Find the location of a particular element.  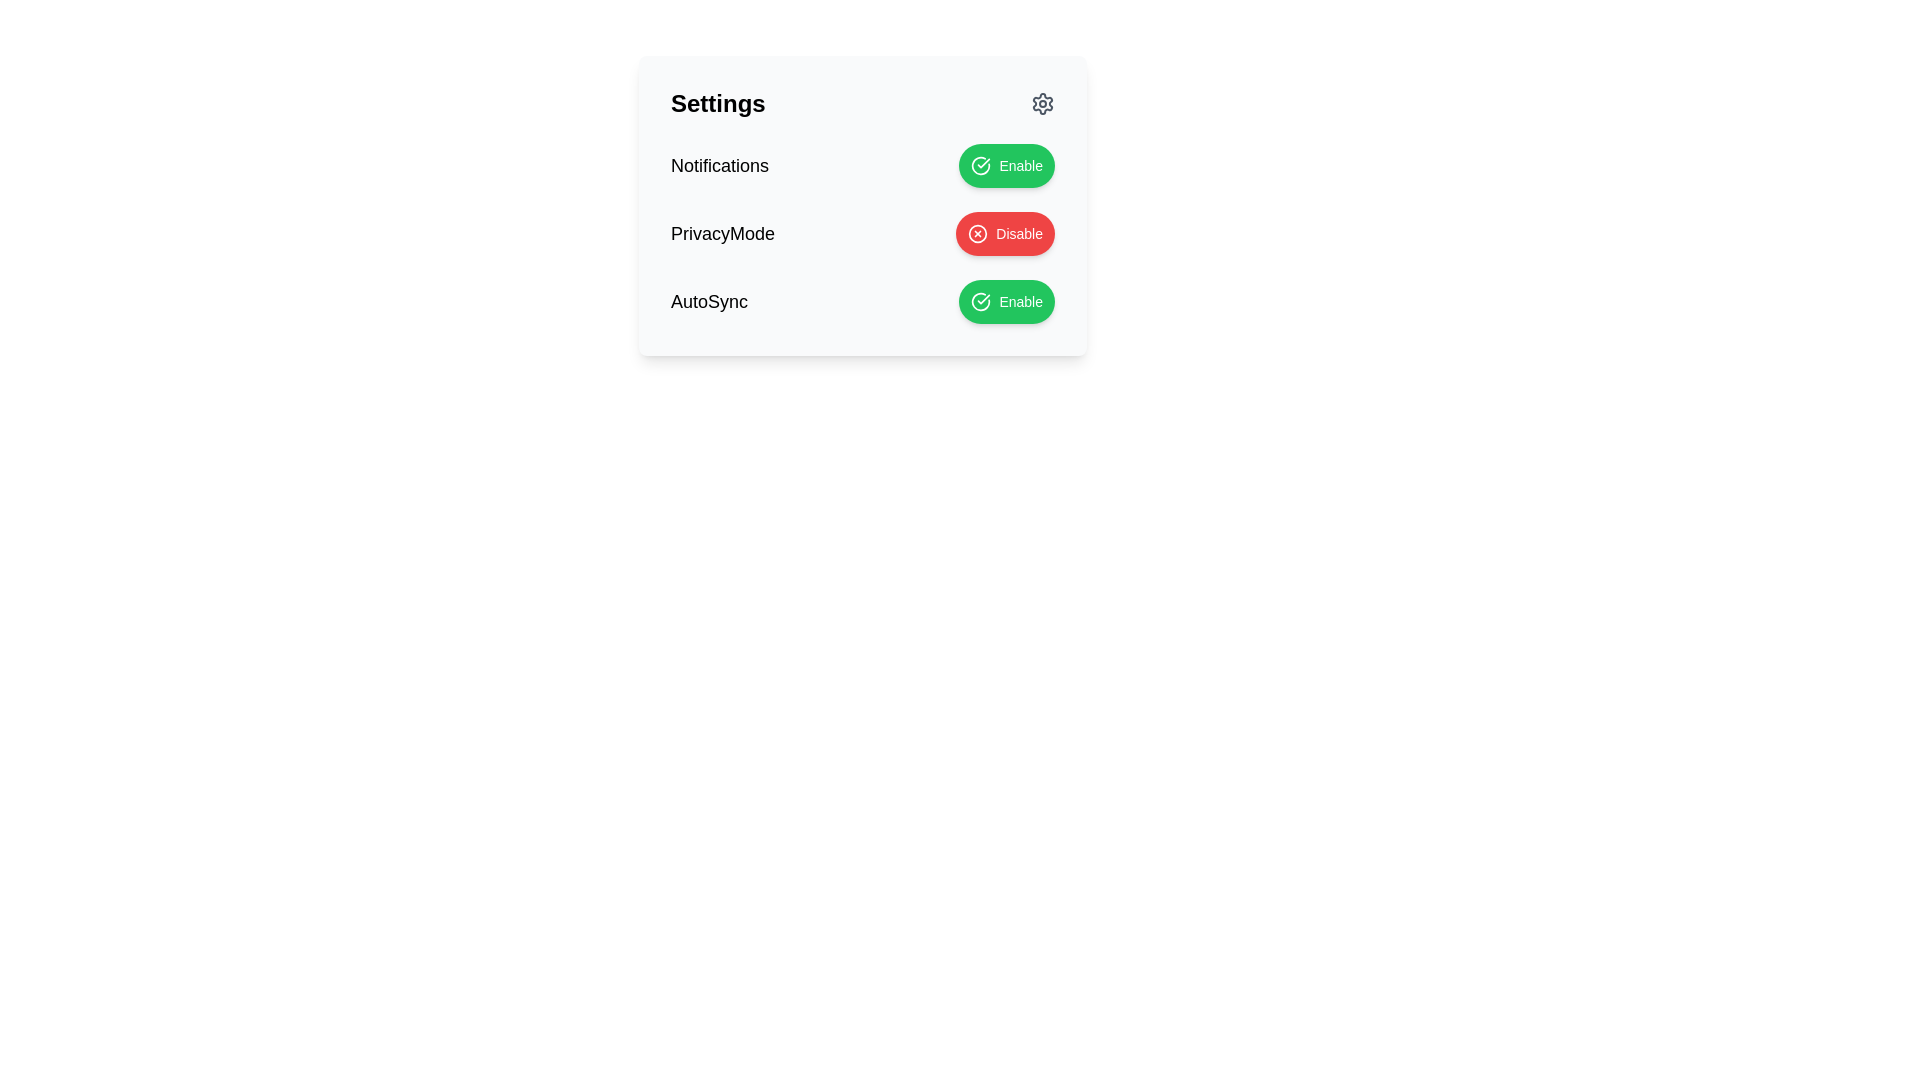

the 'Notifications' button in the Settings interface is located at coordinates (1007, 164).